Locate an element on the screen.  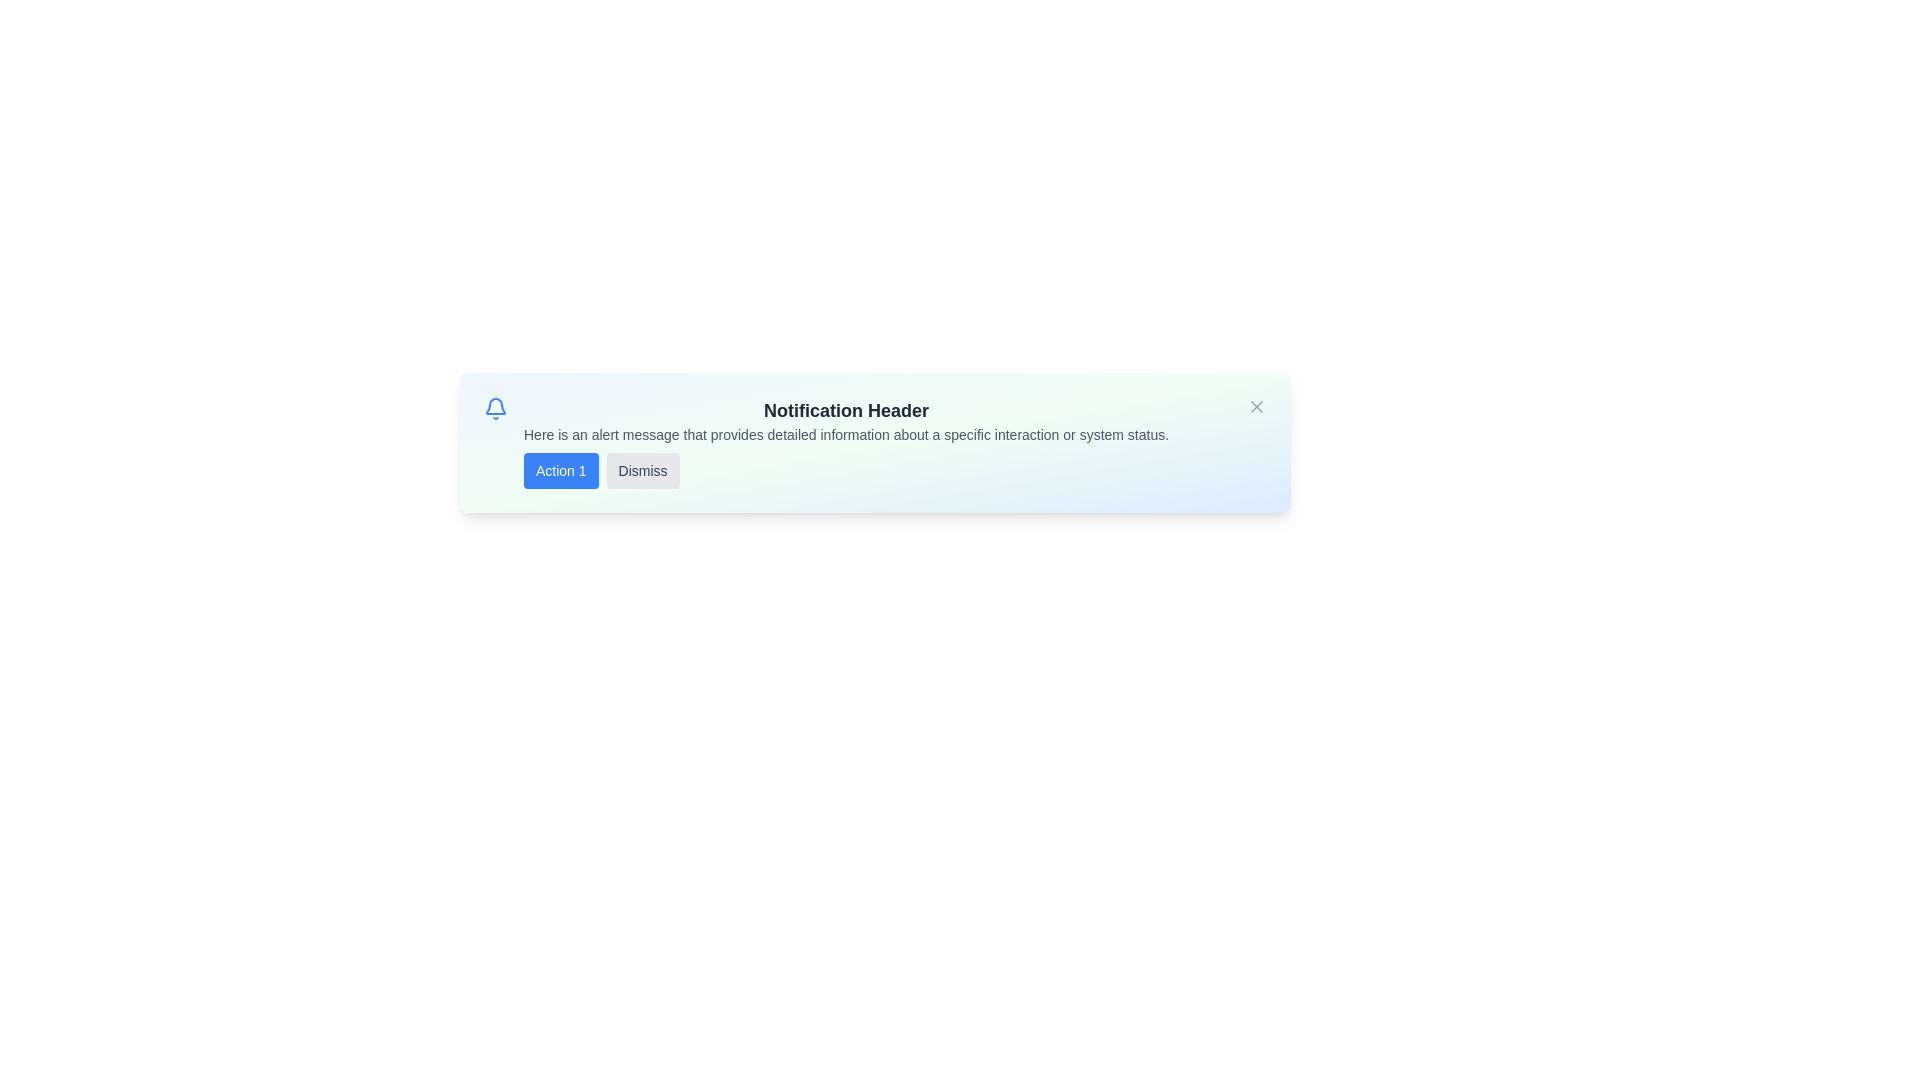
'Dismiss' button to hide the alert is located at coordinates (643, 470).